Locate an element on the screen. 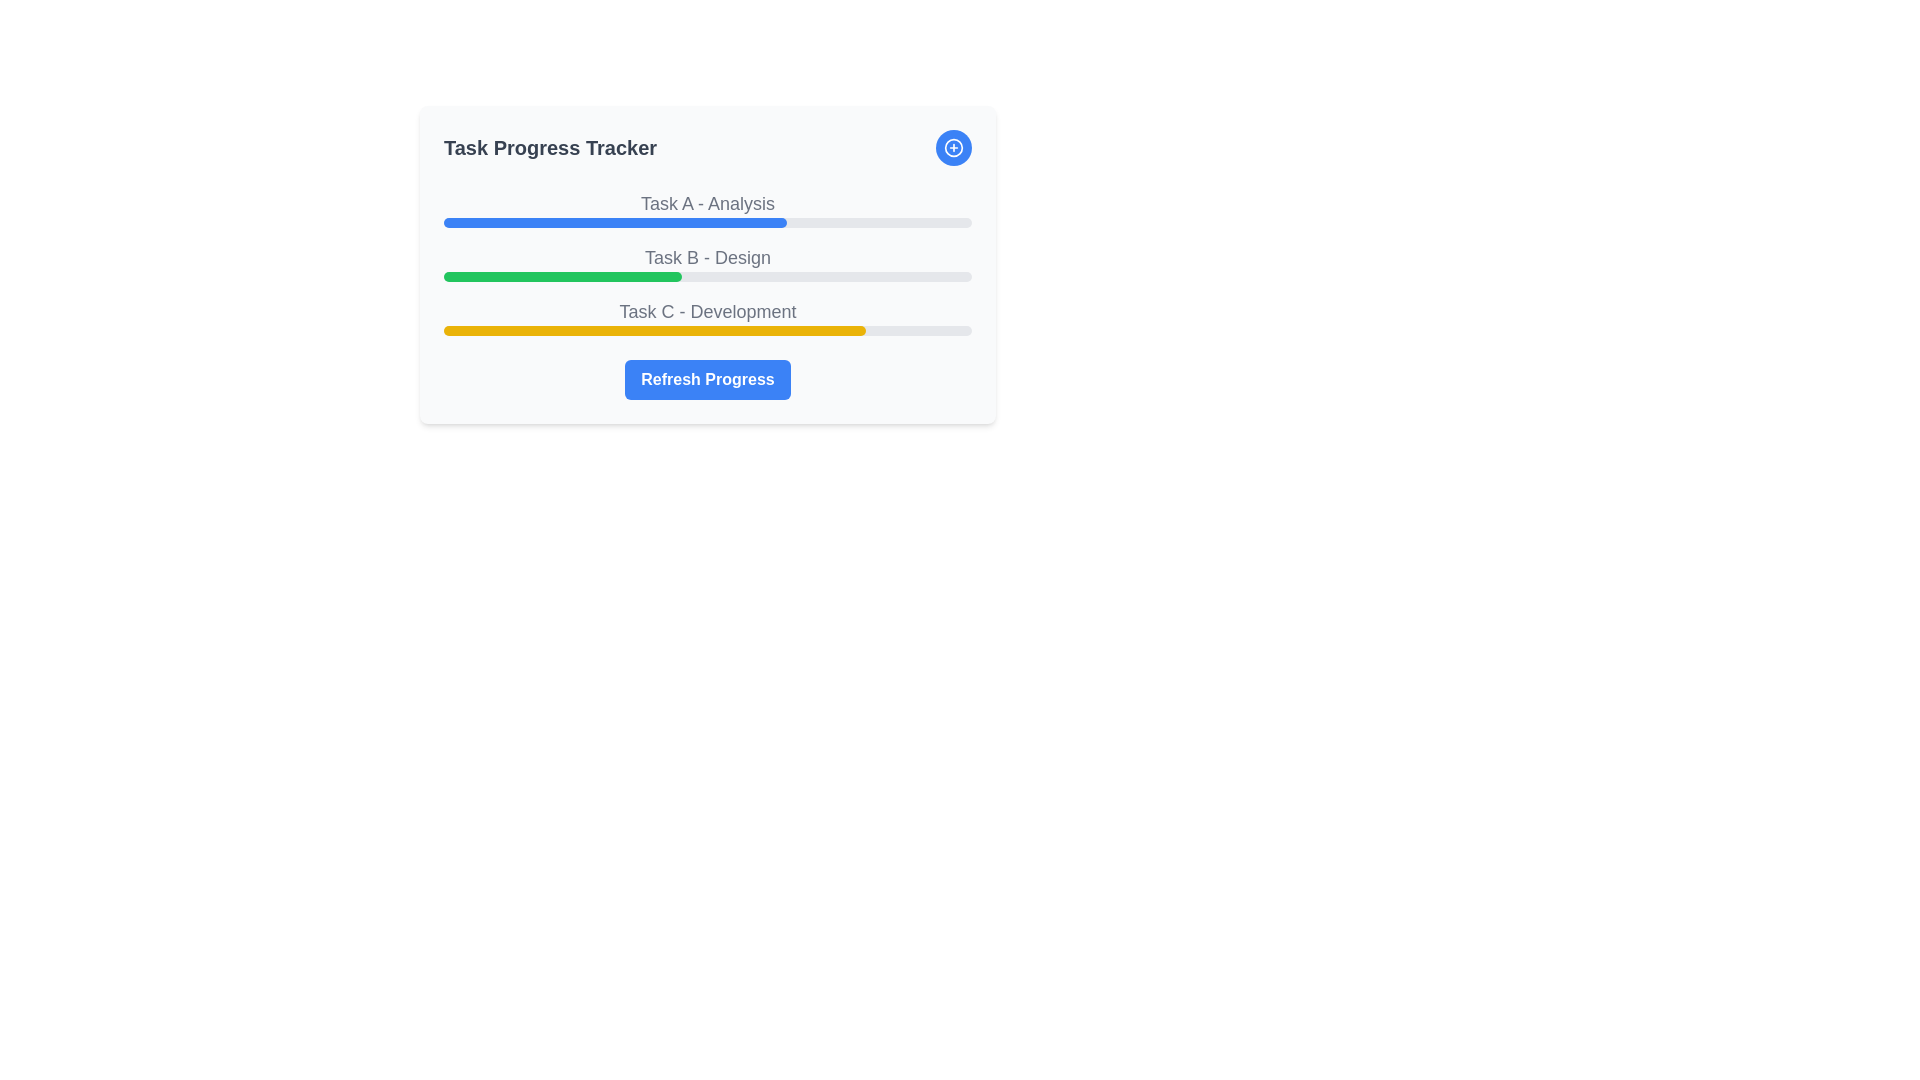 This screenshot has width=1920, height=1080. progress percentage displayed on the progress bar for 'Task B - Design', which is visually represented in green and located in the middle of the 'Task Progress Tracker' panel is located at coordinates (708, 261).